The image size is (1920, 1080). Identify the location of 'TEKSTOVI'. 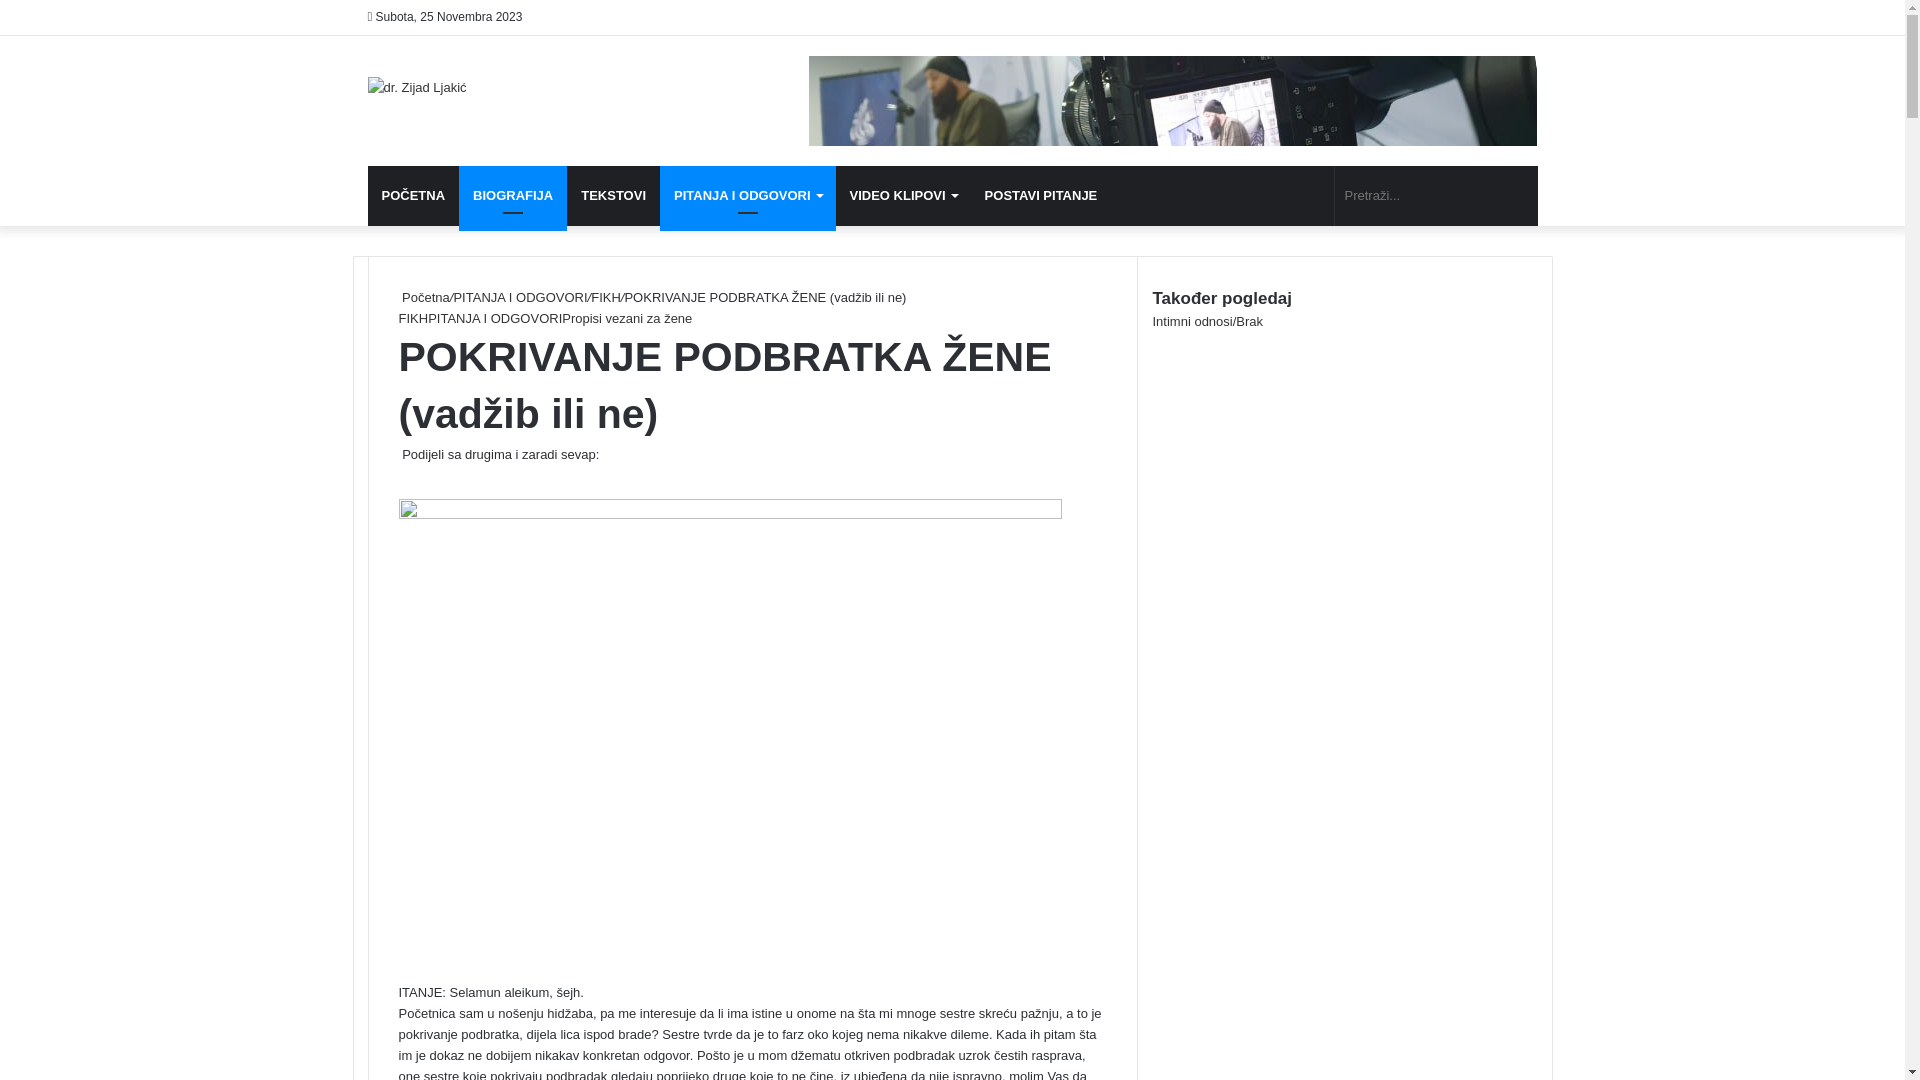
(565, 196).